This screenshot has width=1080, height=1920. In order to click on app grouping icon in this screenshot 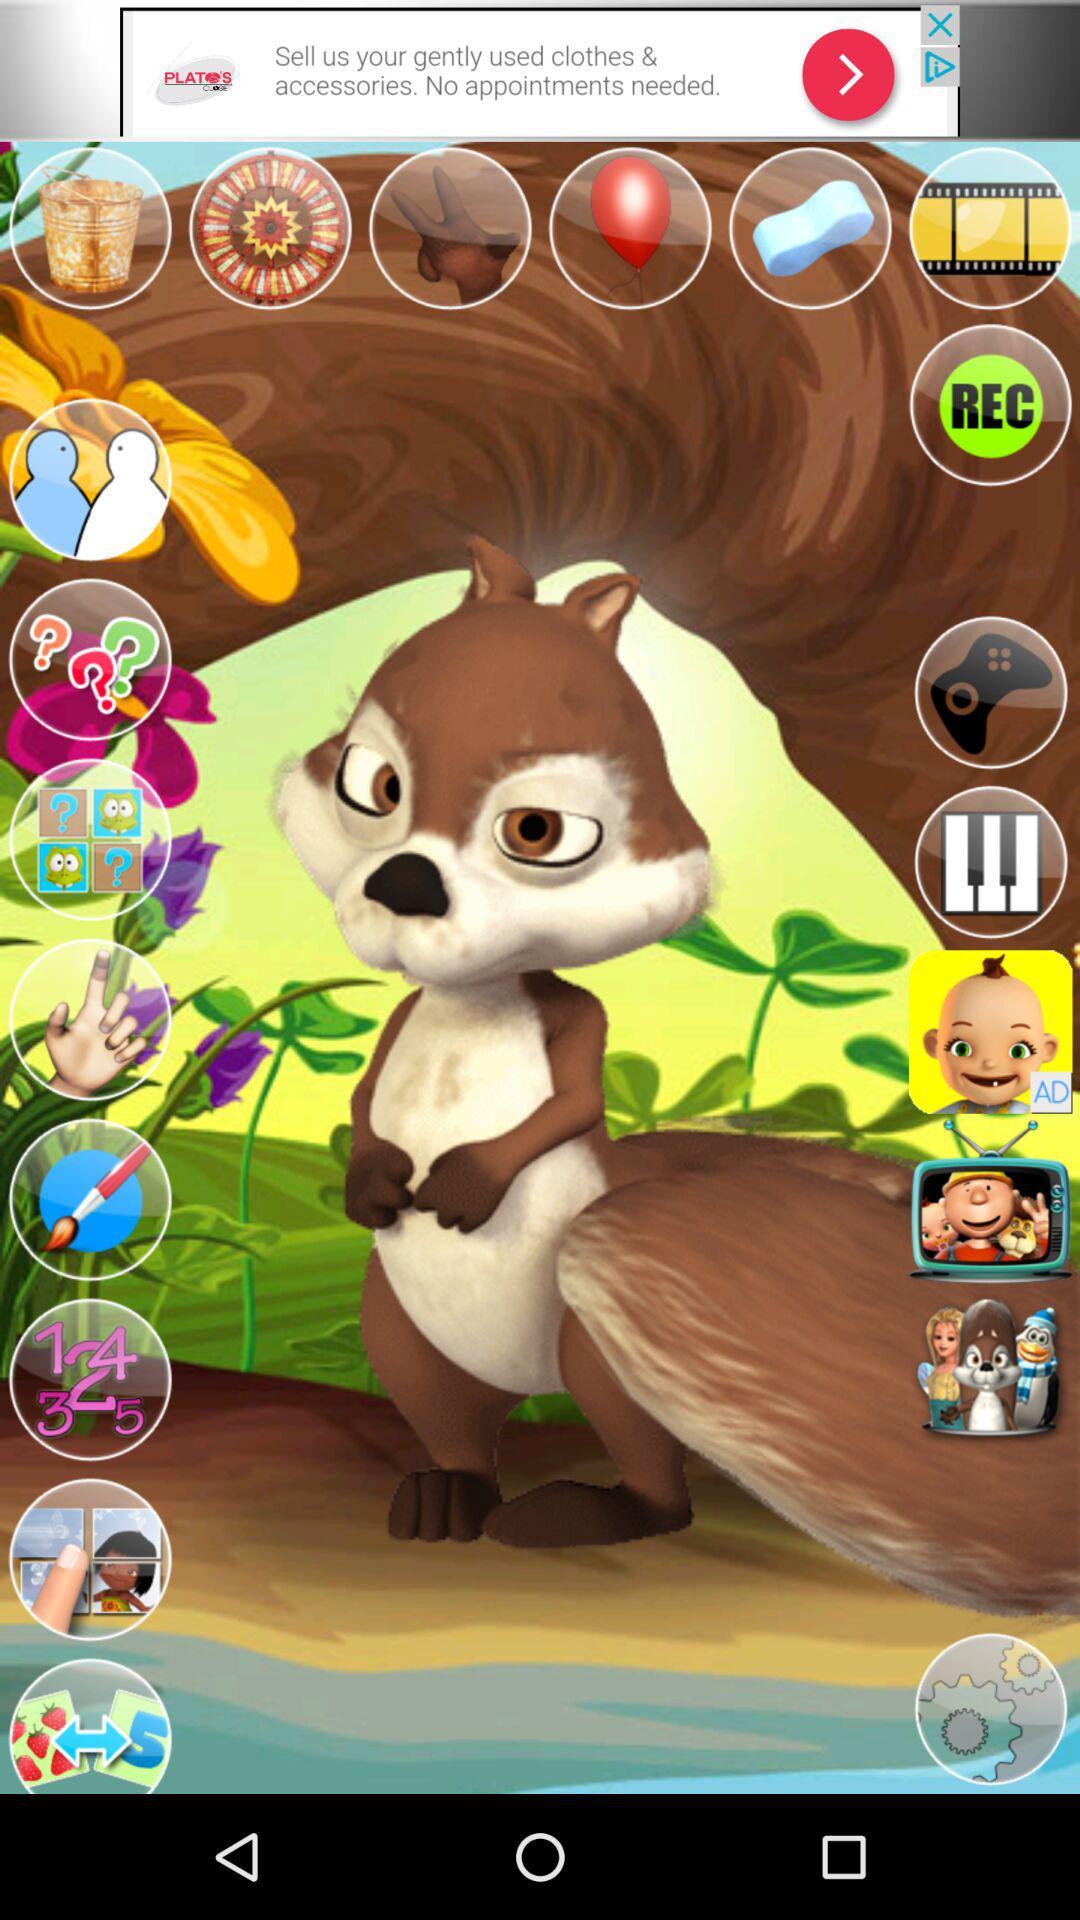, I will do `click(88, 840)`.